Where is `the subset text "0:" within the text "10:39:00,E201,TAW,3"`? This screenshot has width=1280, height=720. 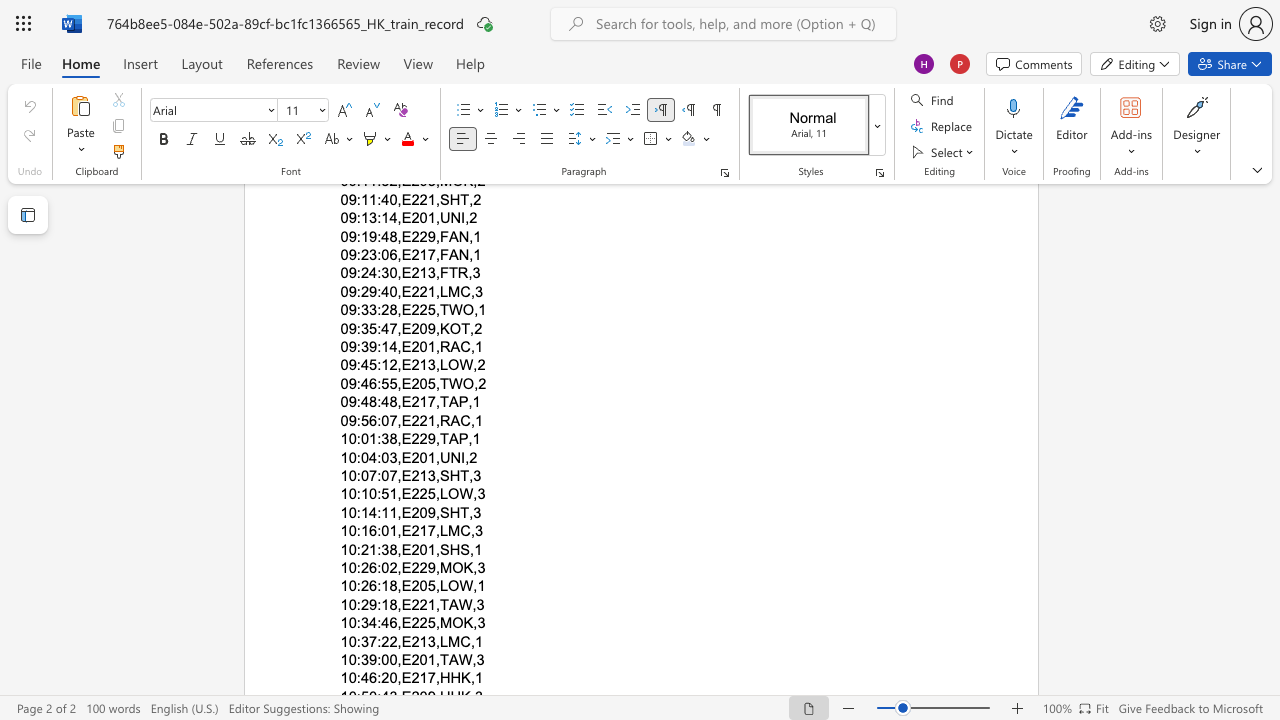 the subset text "0:" within the text "10:39:00,E201,TAW,3" is located at coordinates (348, 659).